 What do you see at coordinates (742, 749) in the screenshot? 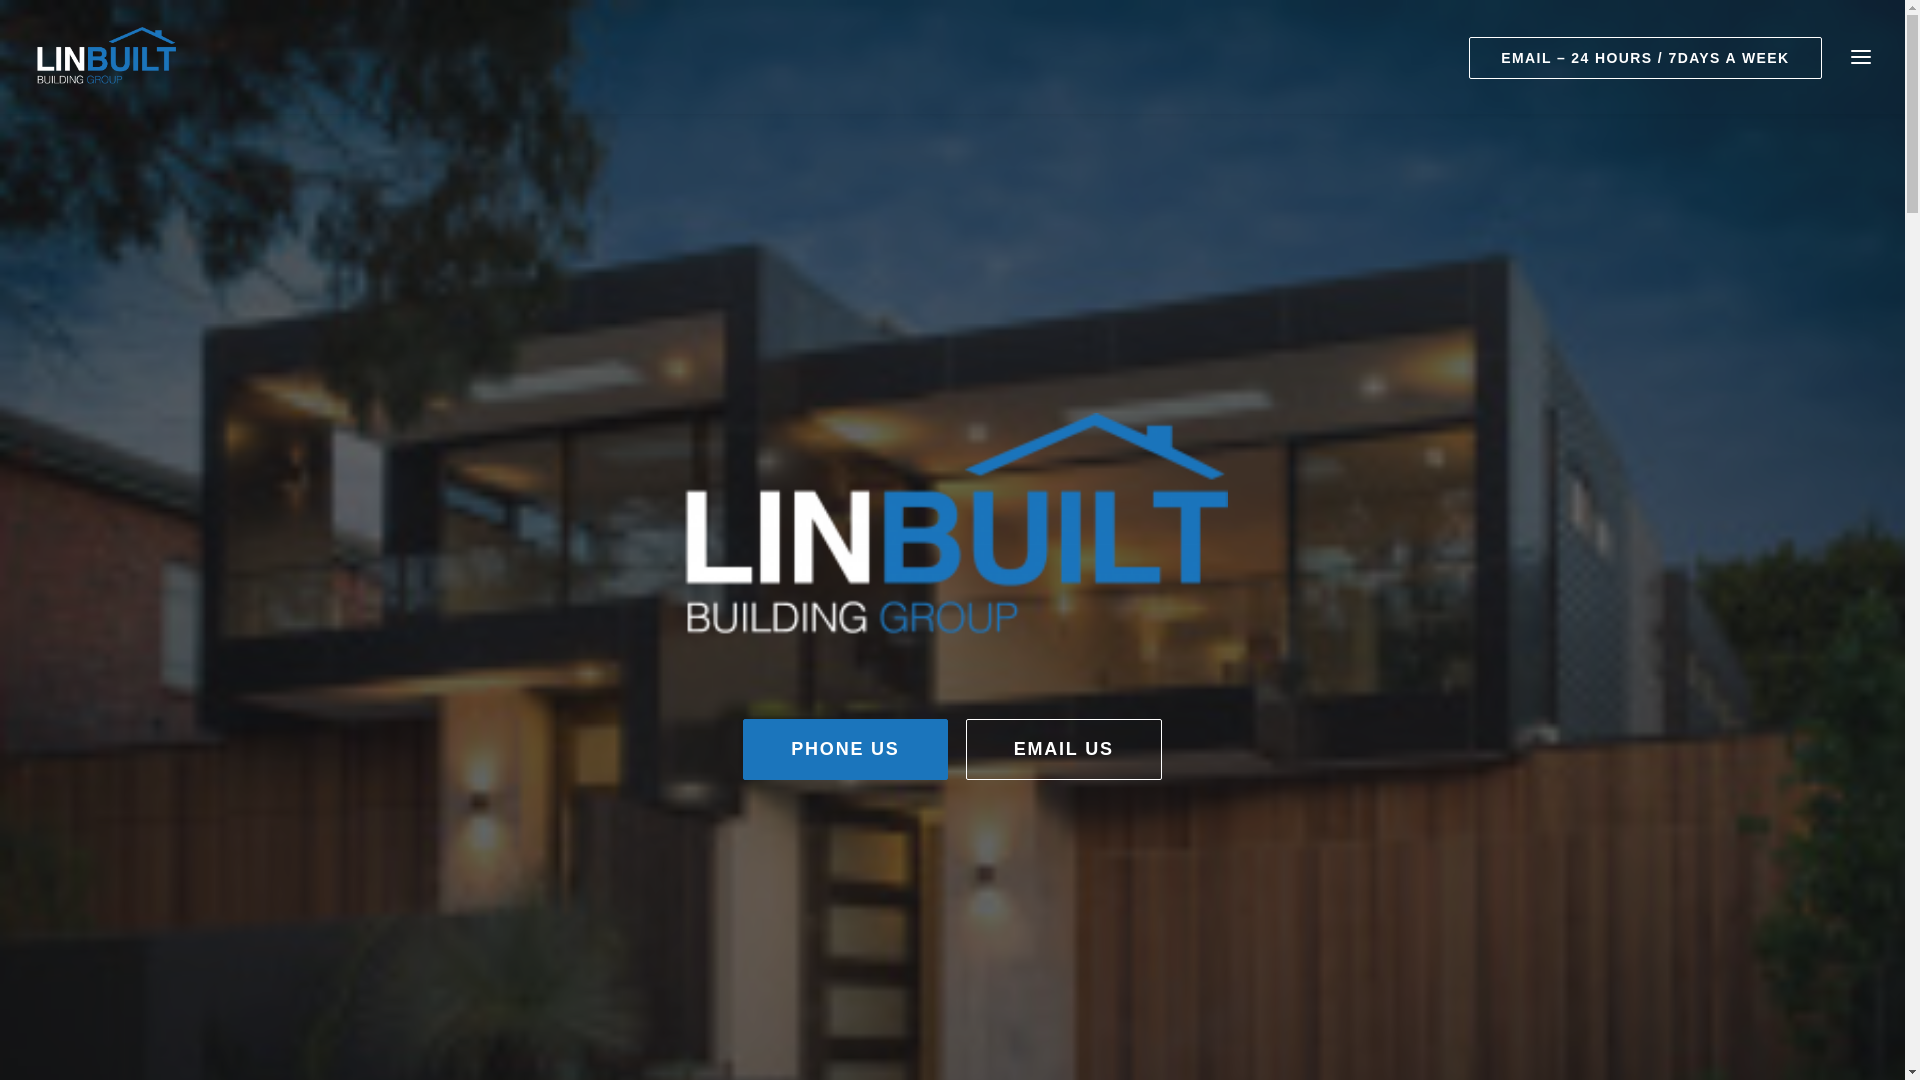
I see `'PHONE US'` at bounding box center [742, 749].